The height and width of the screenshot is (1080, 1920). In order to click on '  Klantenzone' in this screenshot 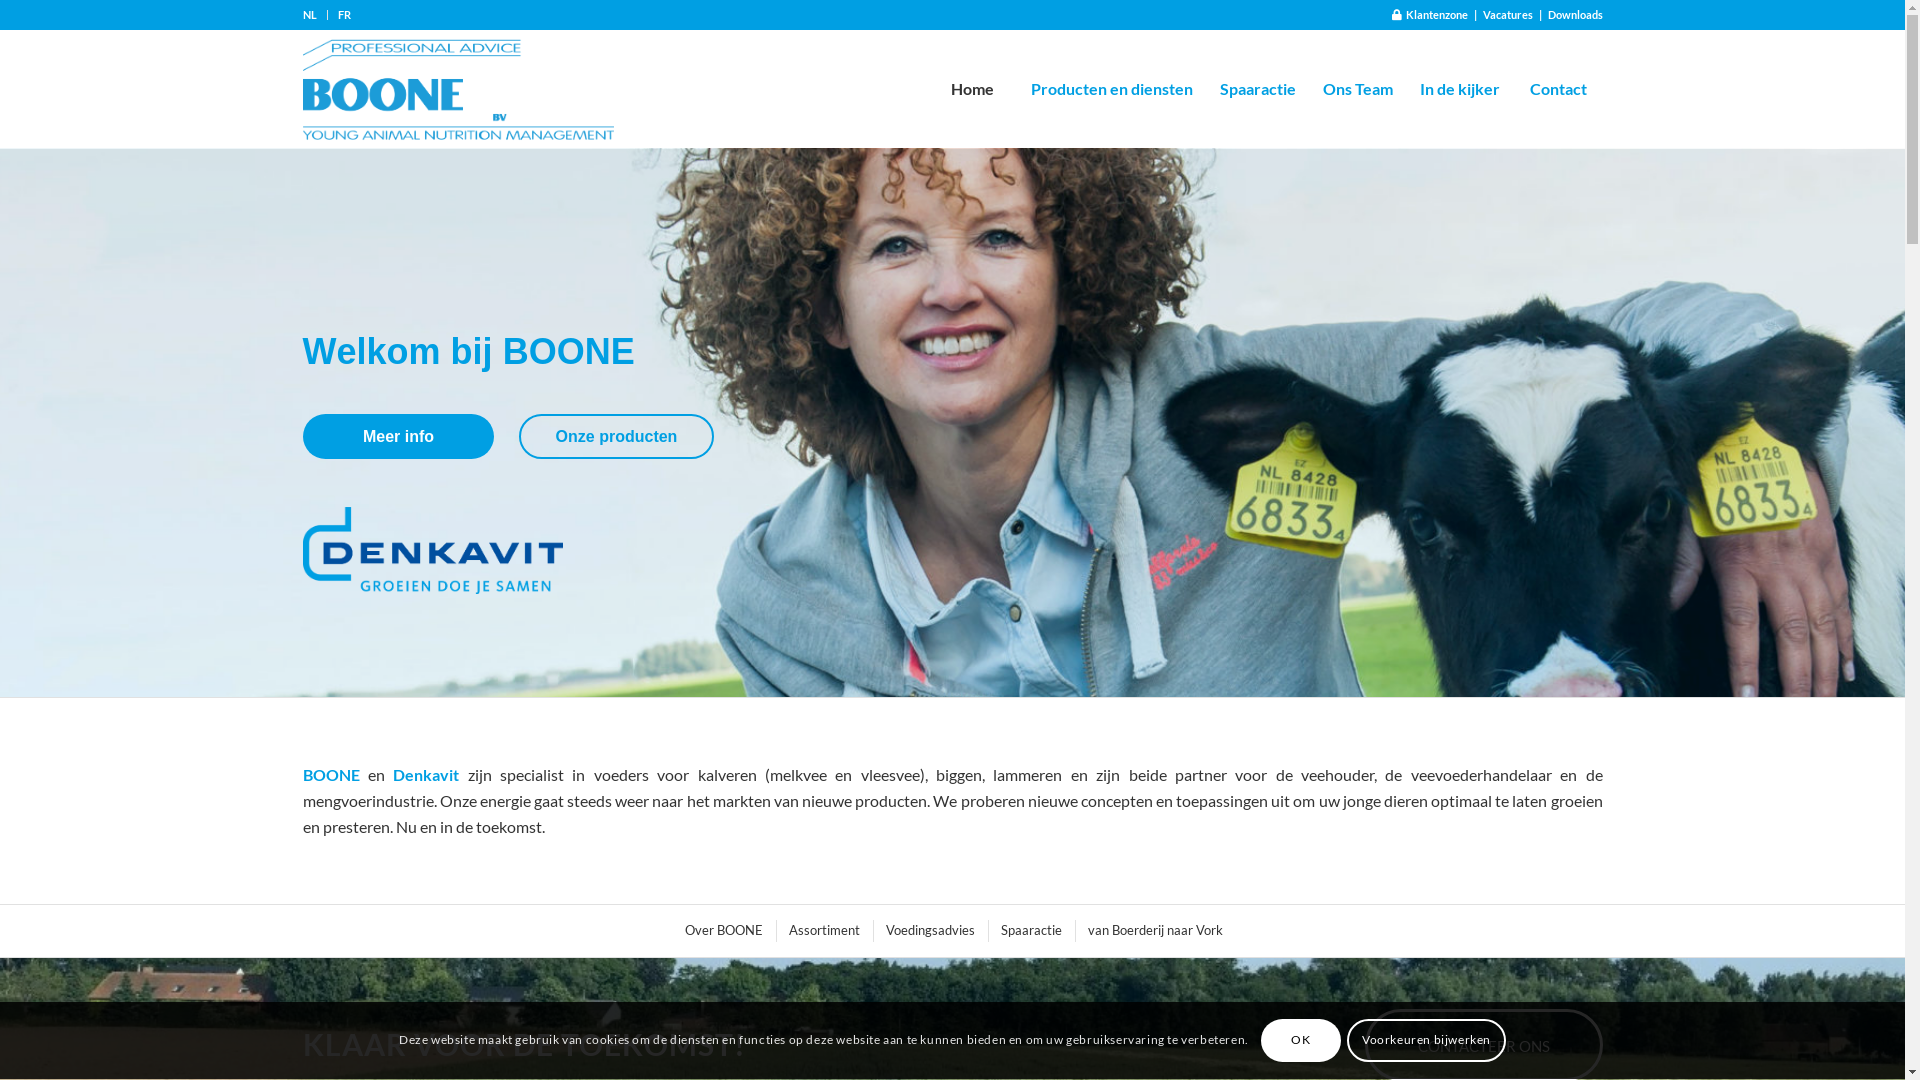, I will do `click(1391, 14)`.